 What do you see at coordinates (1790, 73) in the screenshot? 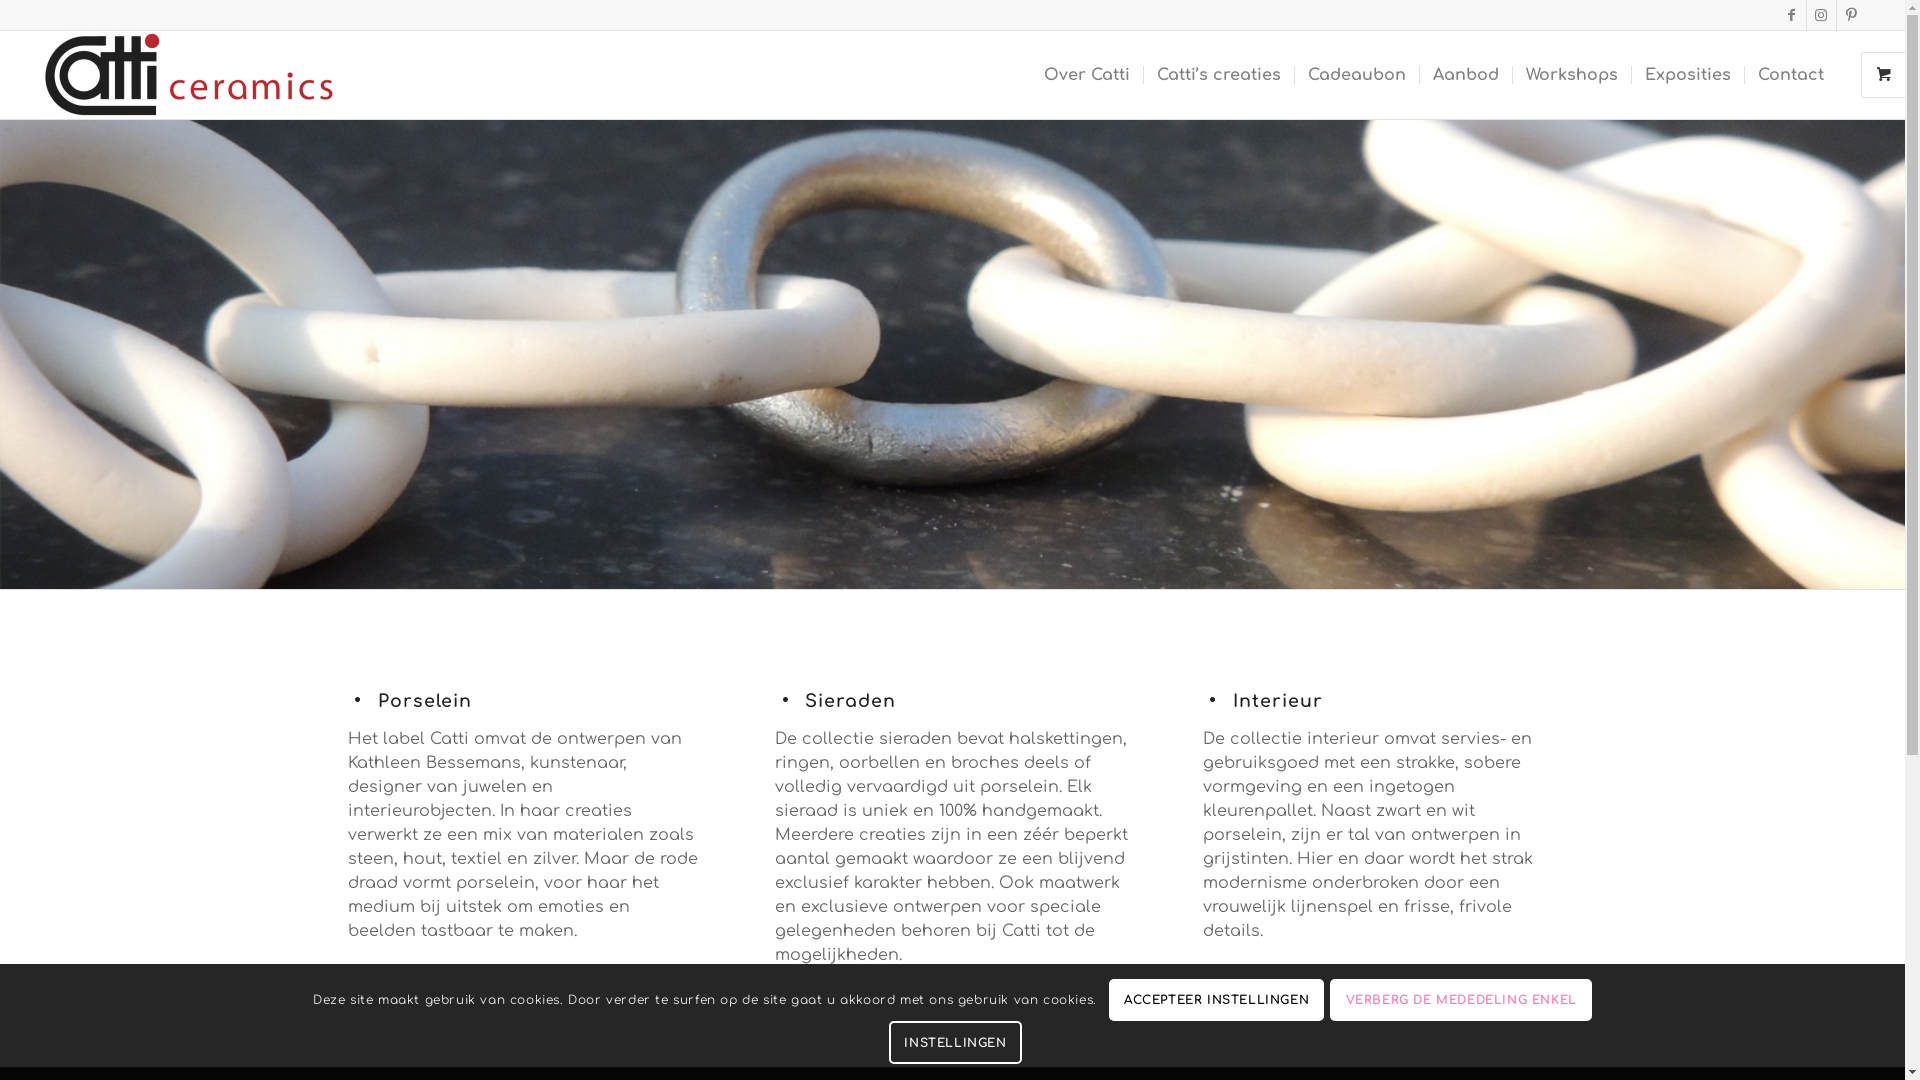
I see `'Contact'` at bounding box center [1790, 73].